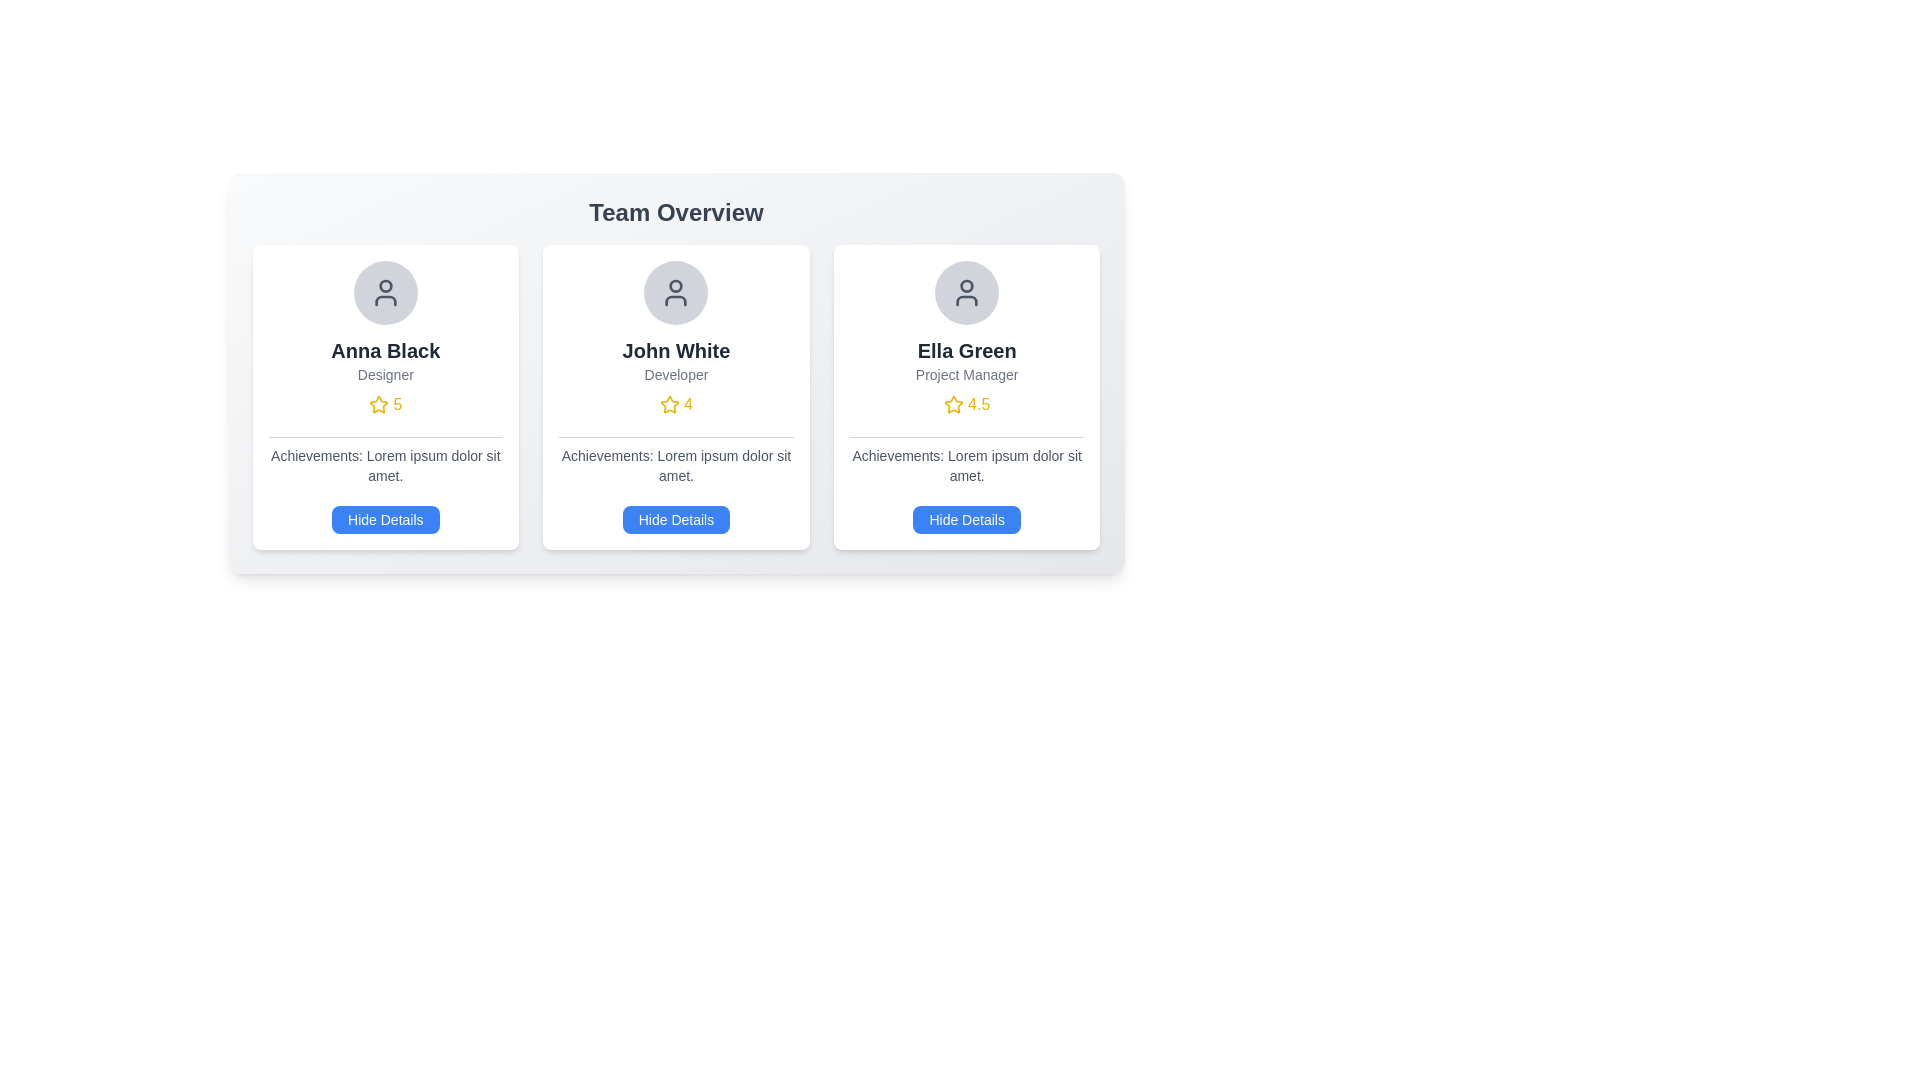 Image resolution: width=1920 pixels, height=1080 pixels. What do you see at coordinates (967, 461) in the screenshot?
I see `the Text Label that displays achievements associated with 'Ella Green', located in the third card from the left in the team overview section, positioned above the 'Hide Details' button` at bounding box center [967, 461].